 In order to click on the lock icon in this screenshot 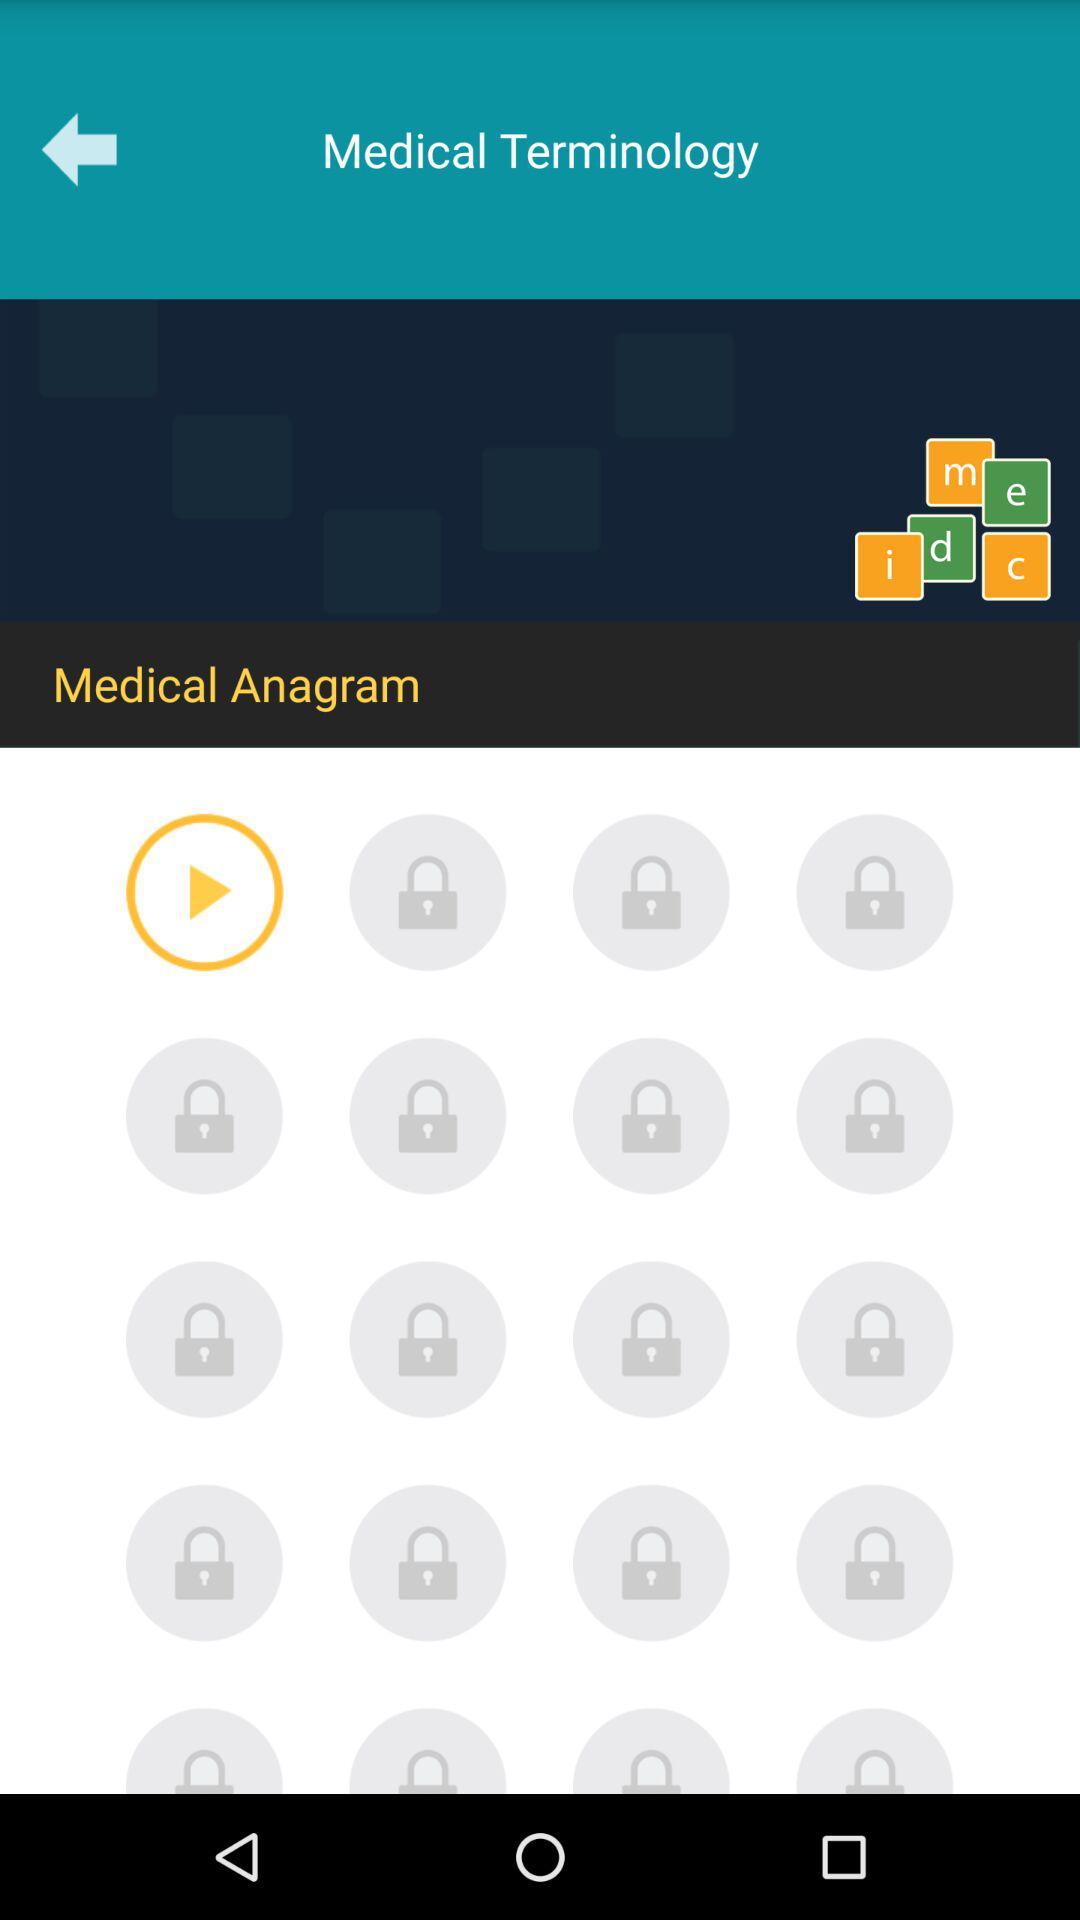, I will do `click(874, 1432)`.